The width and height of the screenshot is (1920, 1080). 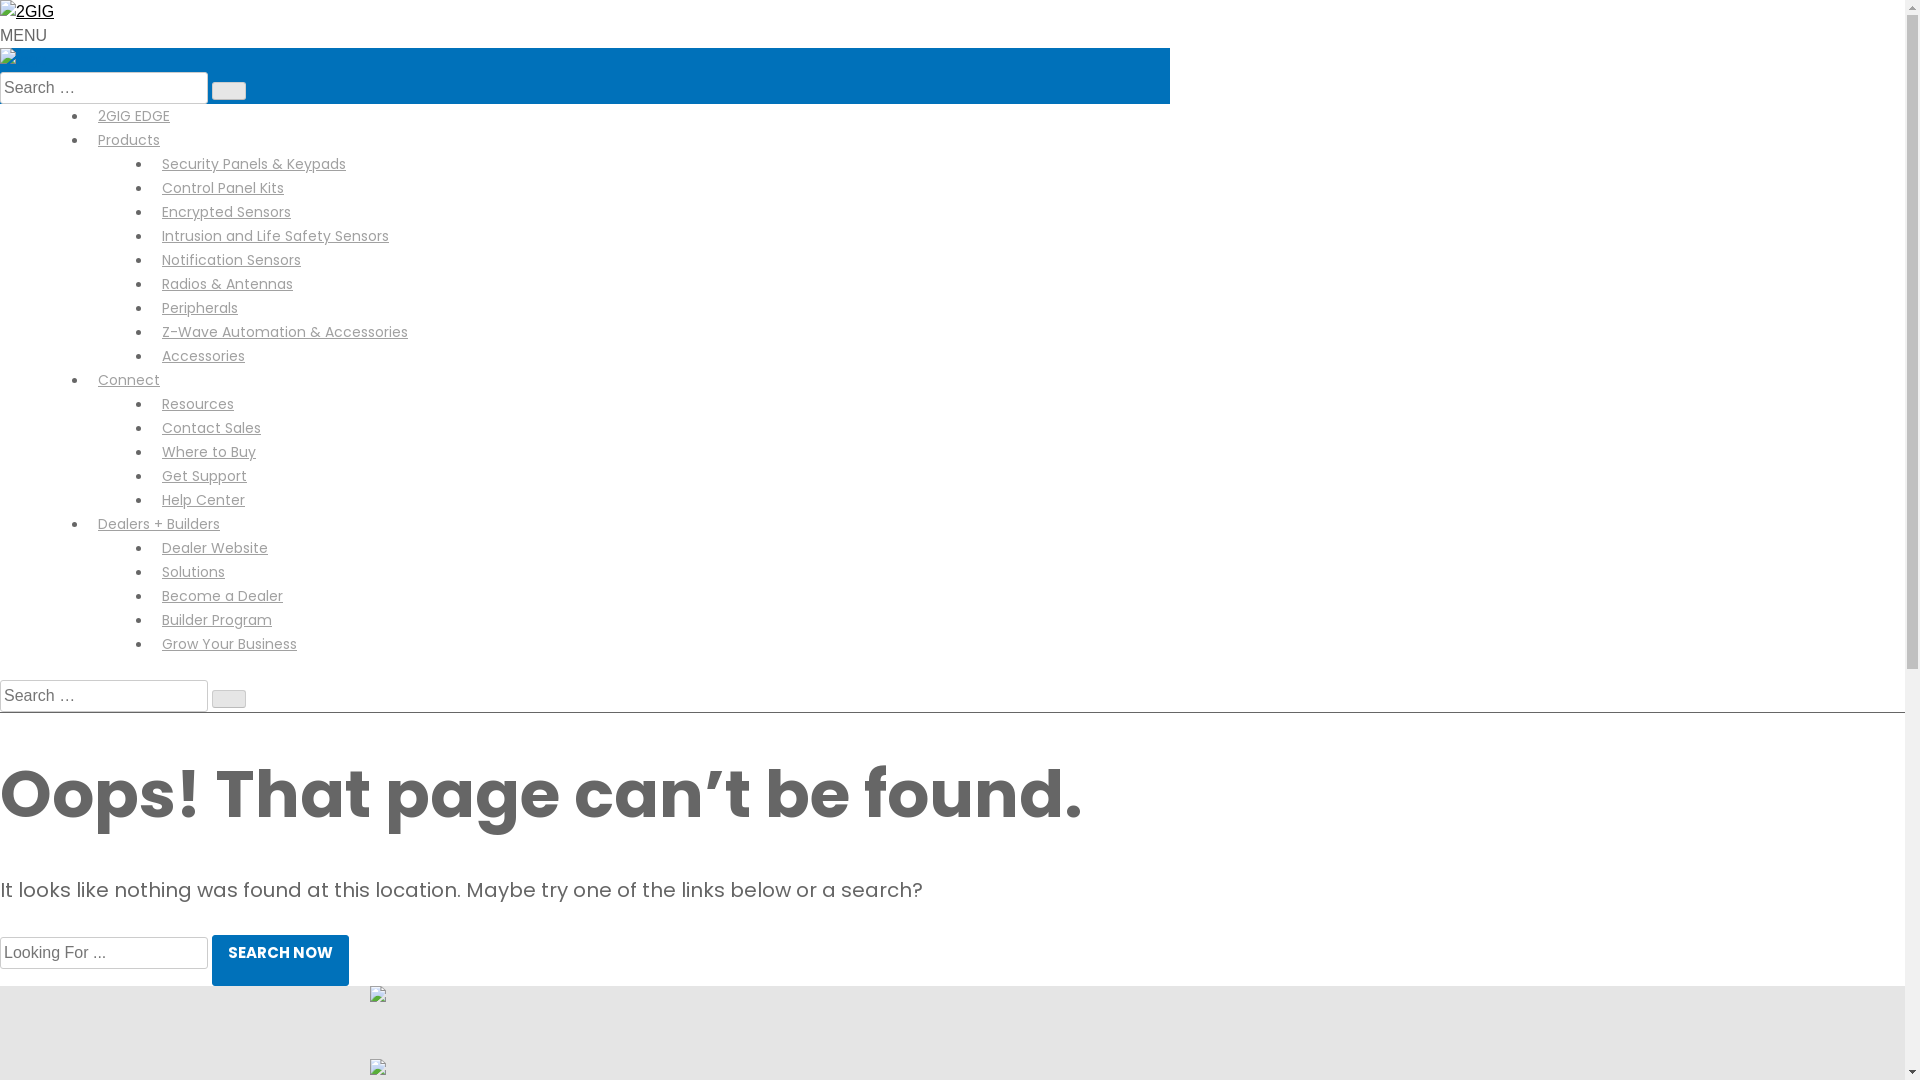 What do you see at coordinates (203, 354) in the screenshot?
I see `'Accessories'` at bounding box center [203, 354].